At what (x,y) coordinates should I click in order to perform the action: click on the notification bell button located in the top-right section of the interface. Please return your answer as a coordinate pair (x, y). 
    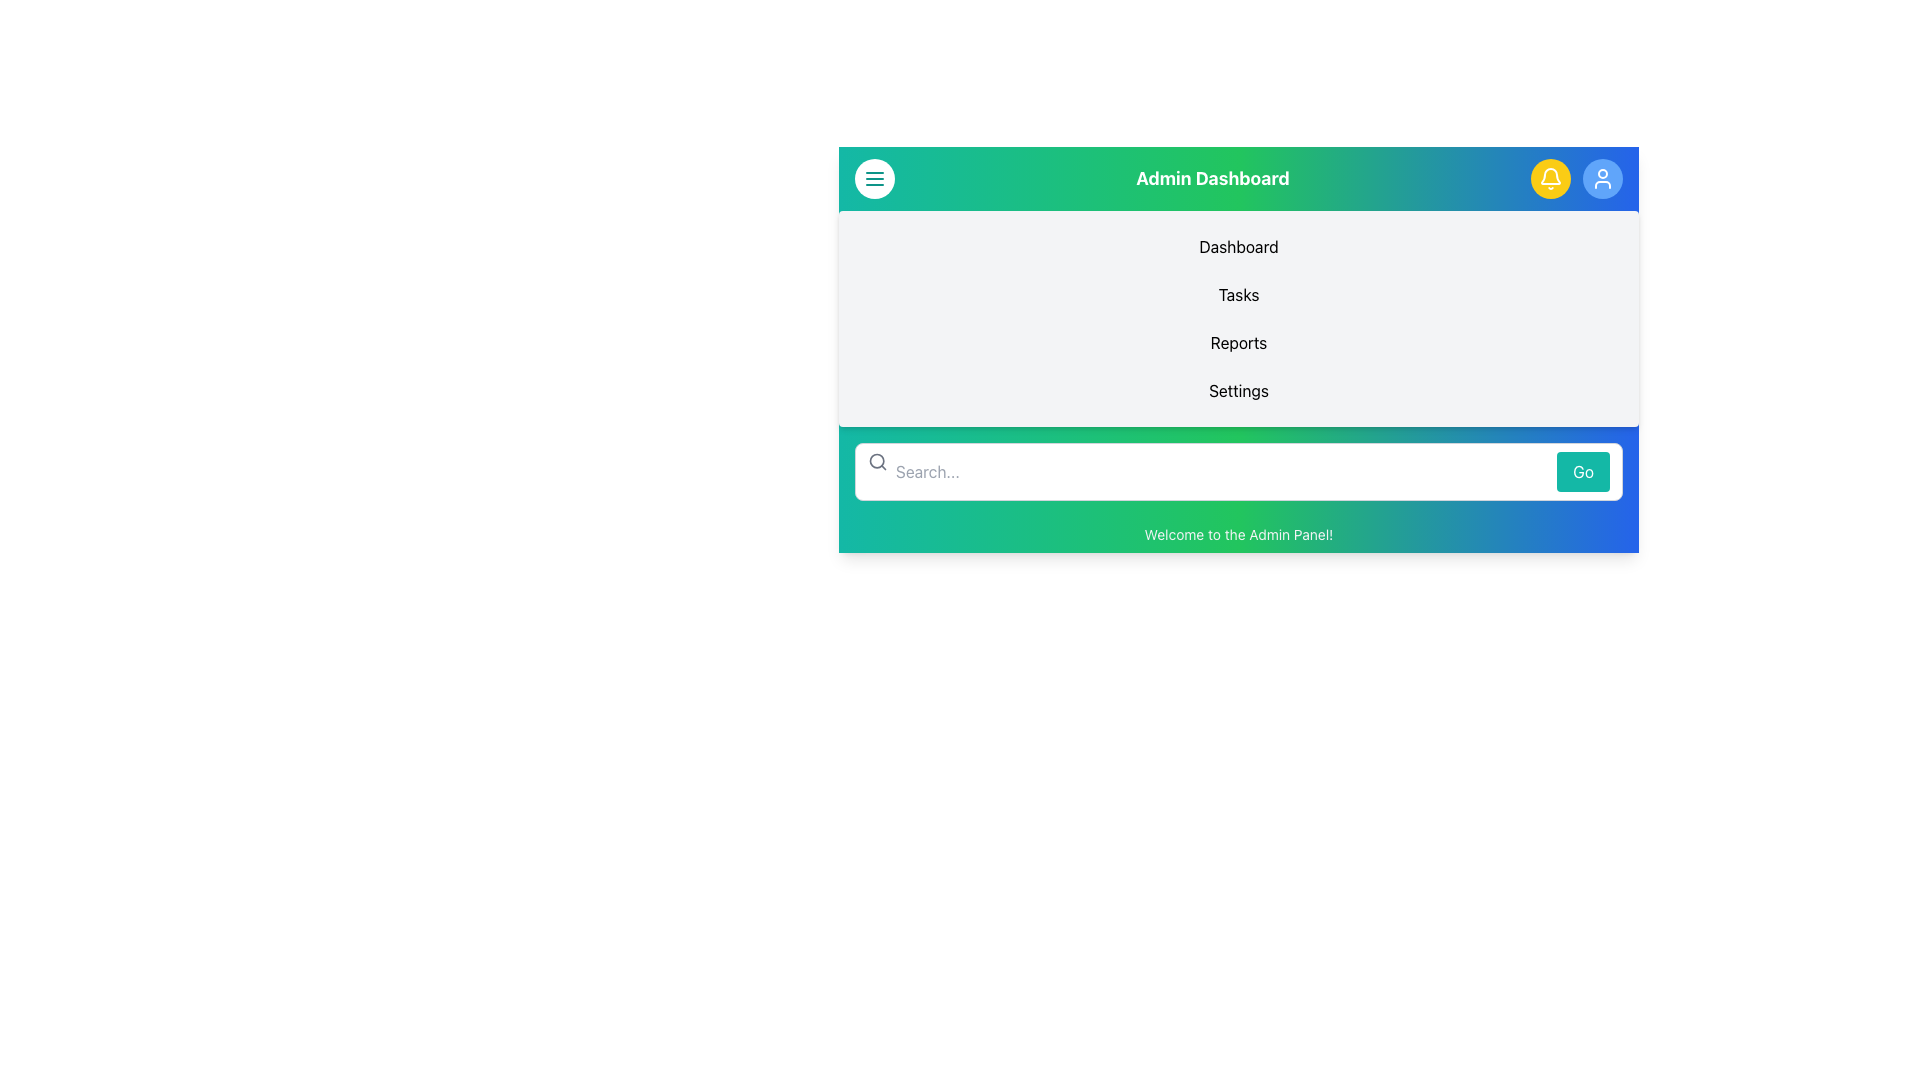
    Looking at the image, I should click on (1549, 177).